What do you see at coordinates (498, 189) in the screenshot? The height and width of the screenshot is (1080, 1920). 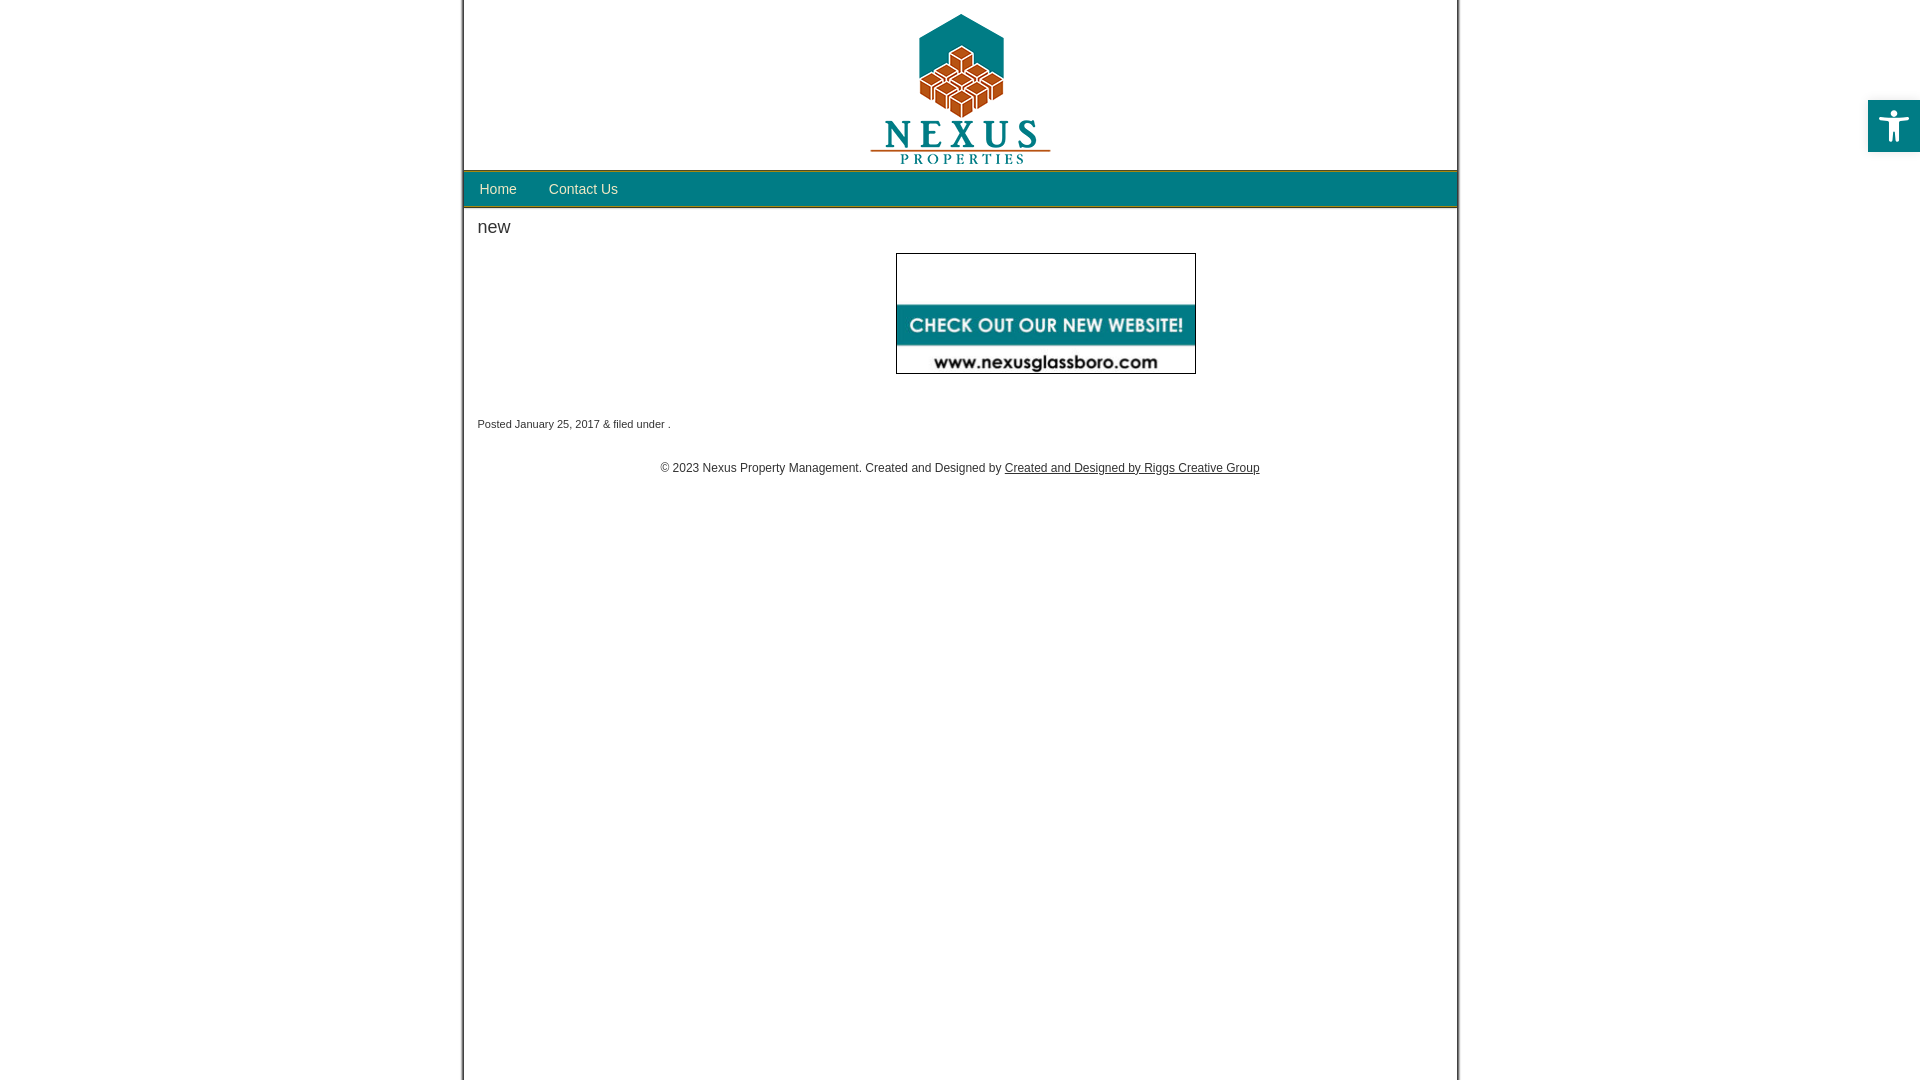 I see `'Home'` at bounding box center [498, 189].